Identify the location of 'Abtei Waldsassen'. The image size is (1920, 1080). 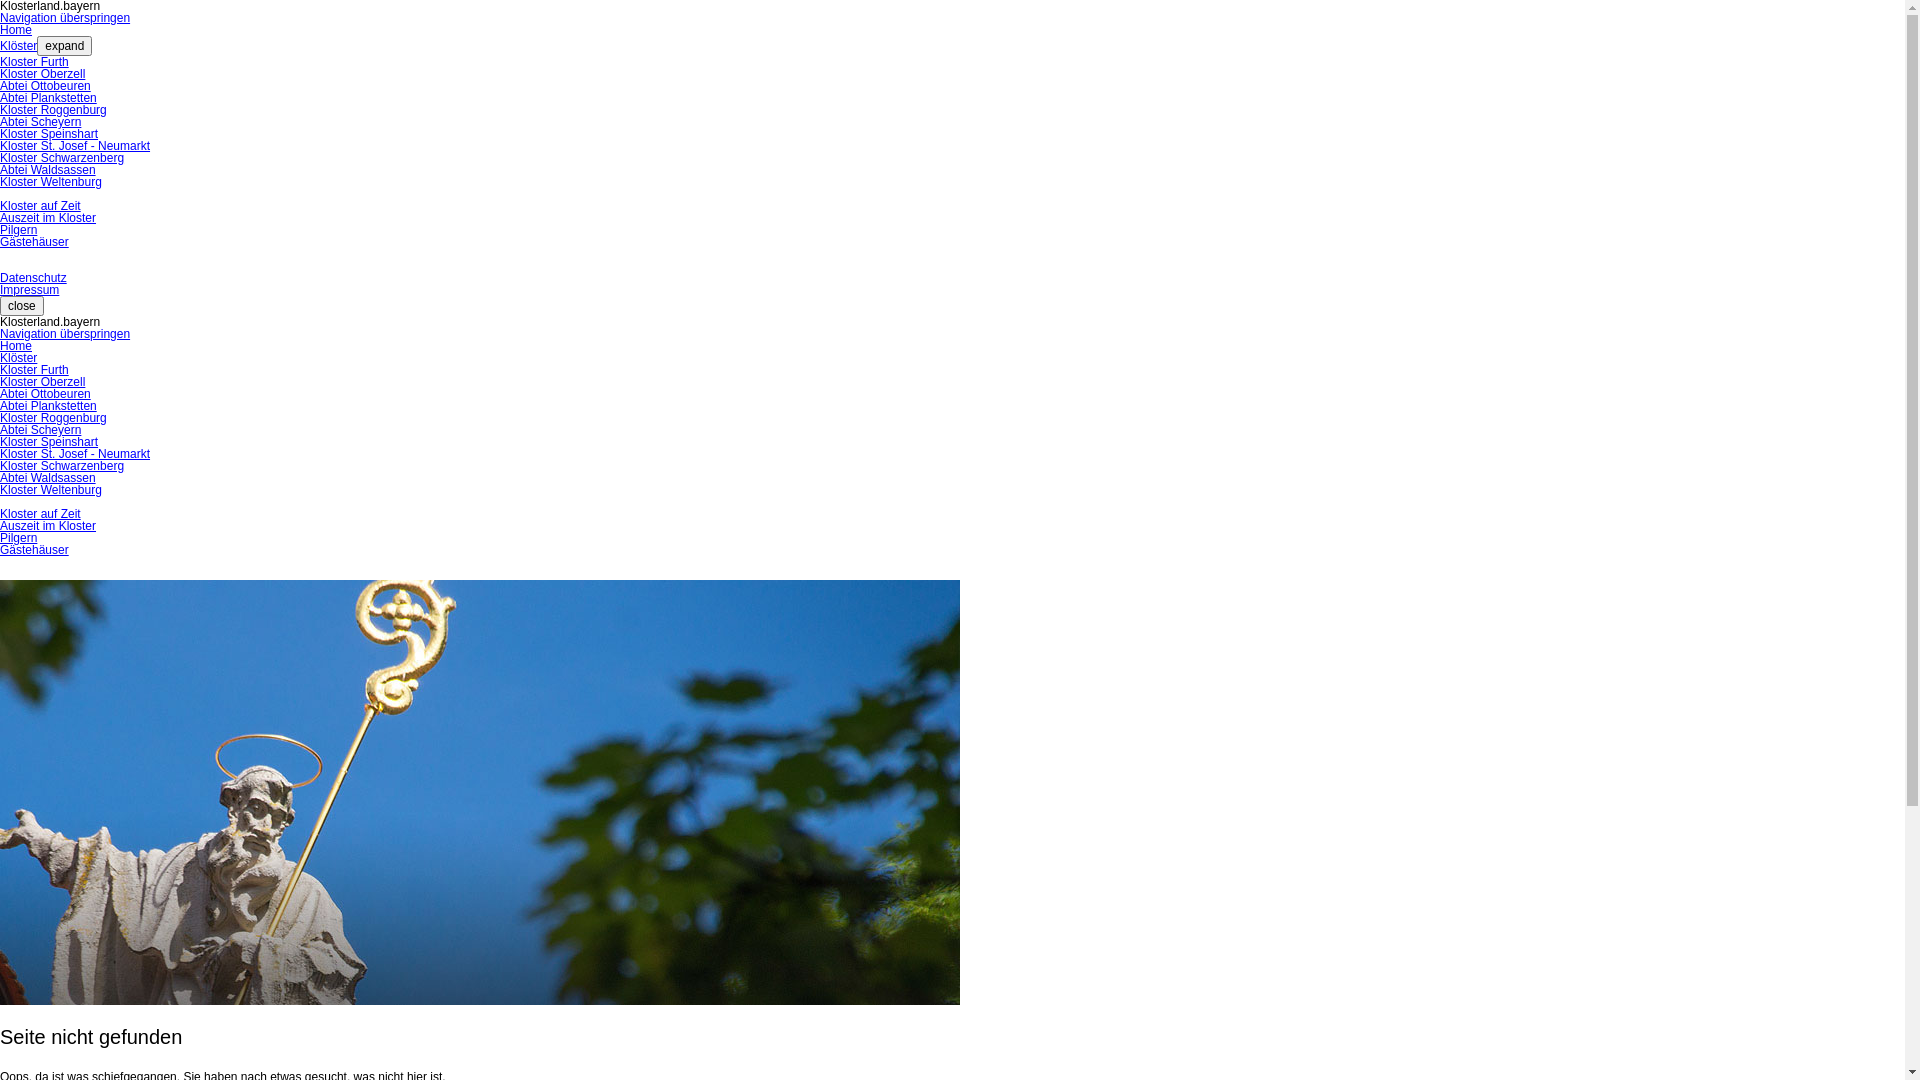
(48, 478).